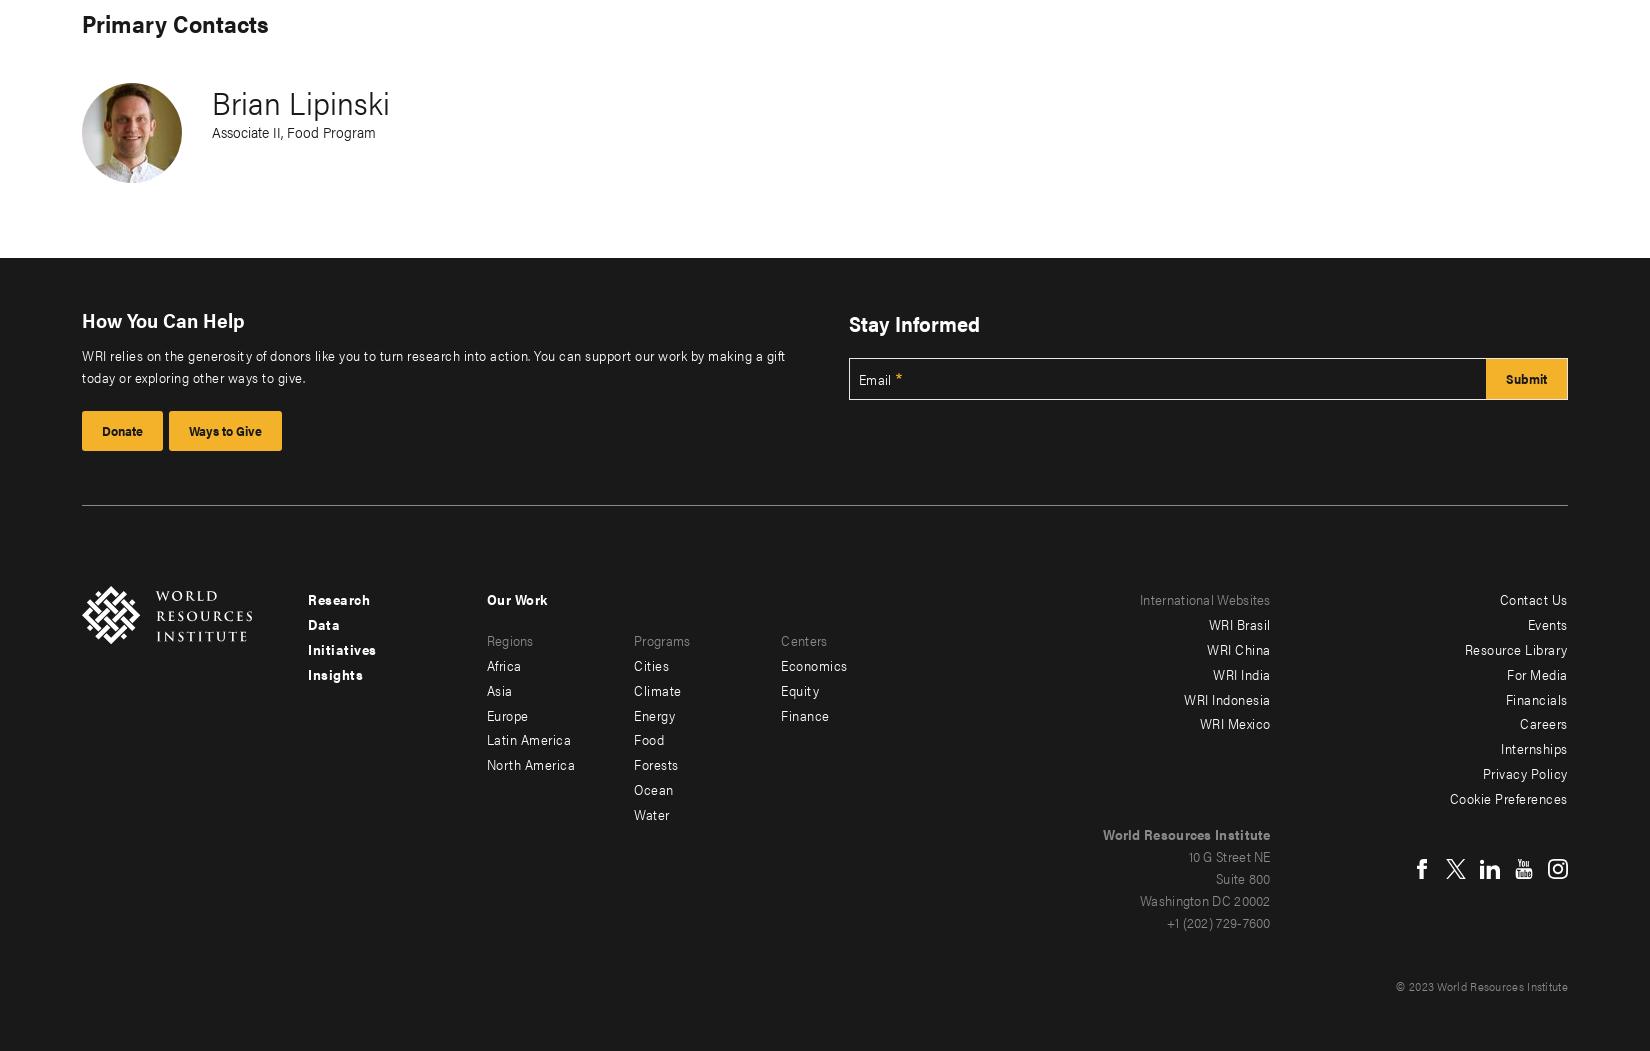 The image size is (1650, 1051). Describe the element at coordinates (803, 638) in the screenshot. I see `'Centers'` at that location.